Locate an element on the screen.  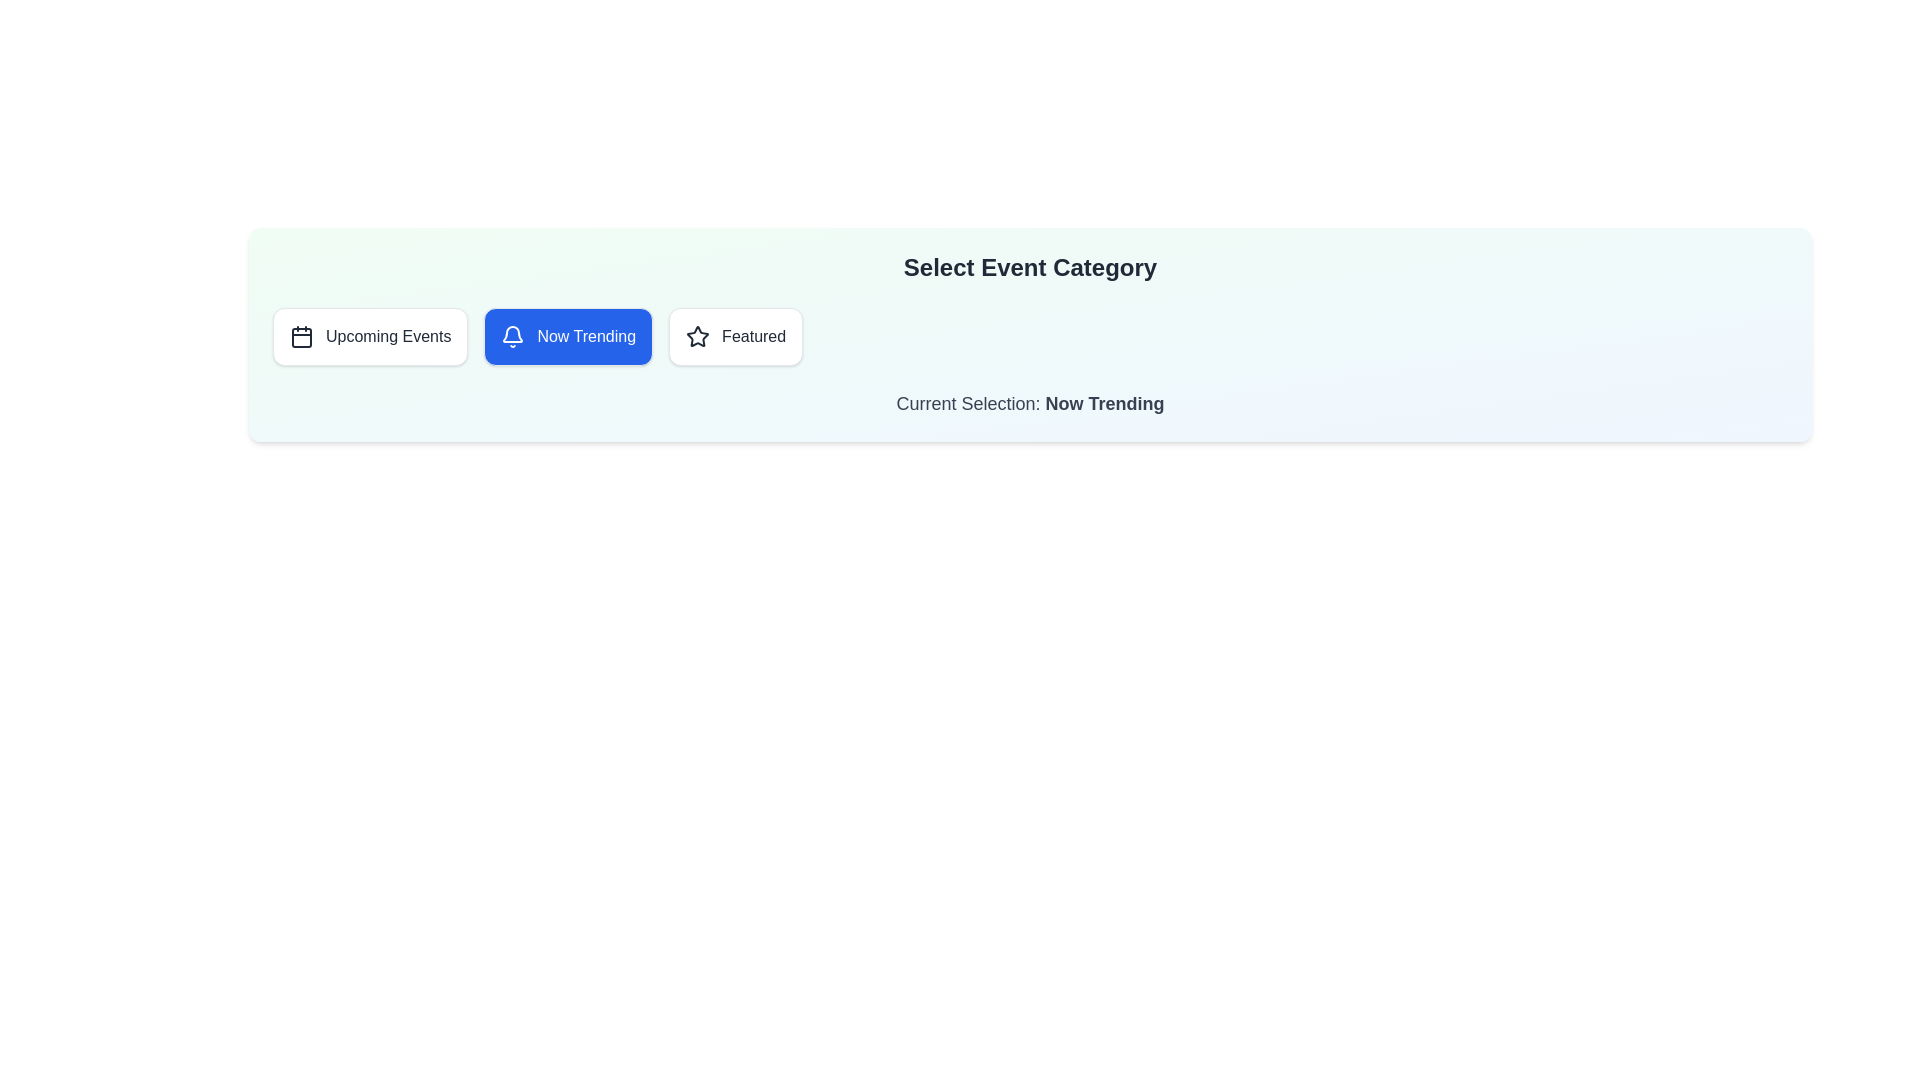
the text label displaying 'Current Selection:' with the value 'Now Trending', which is styled with bolder weight and positioned below the category selection interface is located at coordinates (1030, 404).